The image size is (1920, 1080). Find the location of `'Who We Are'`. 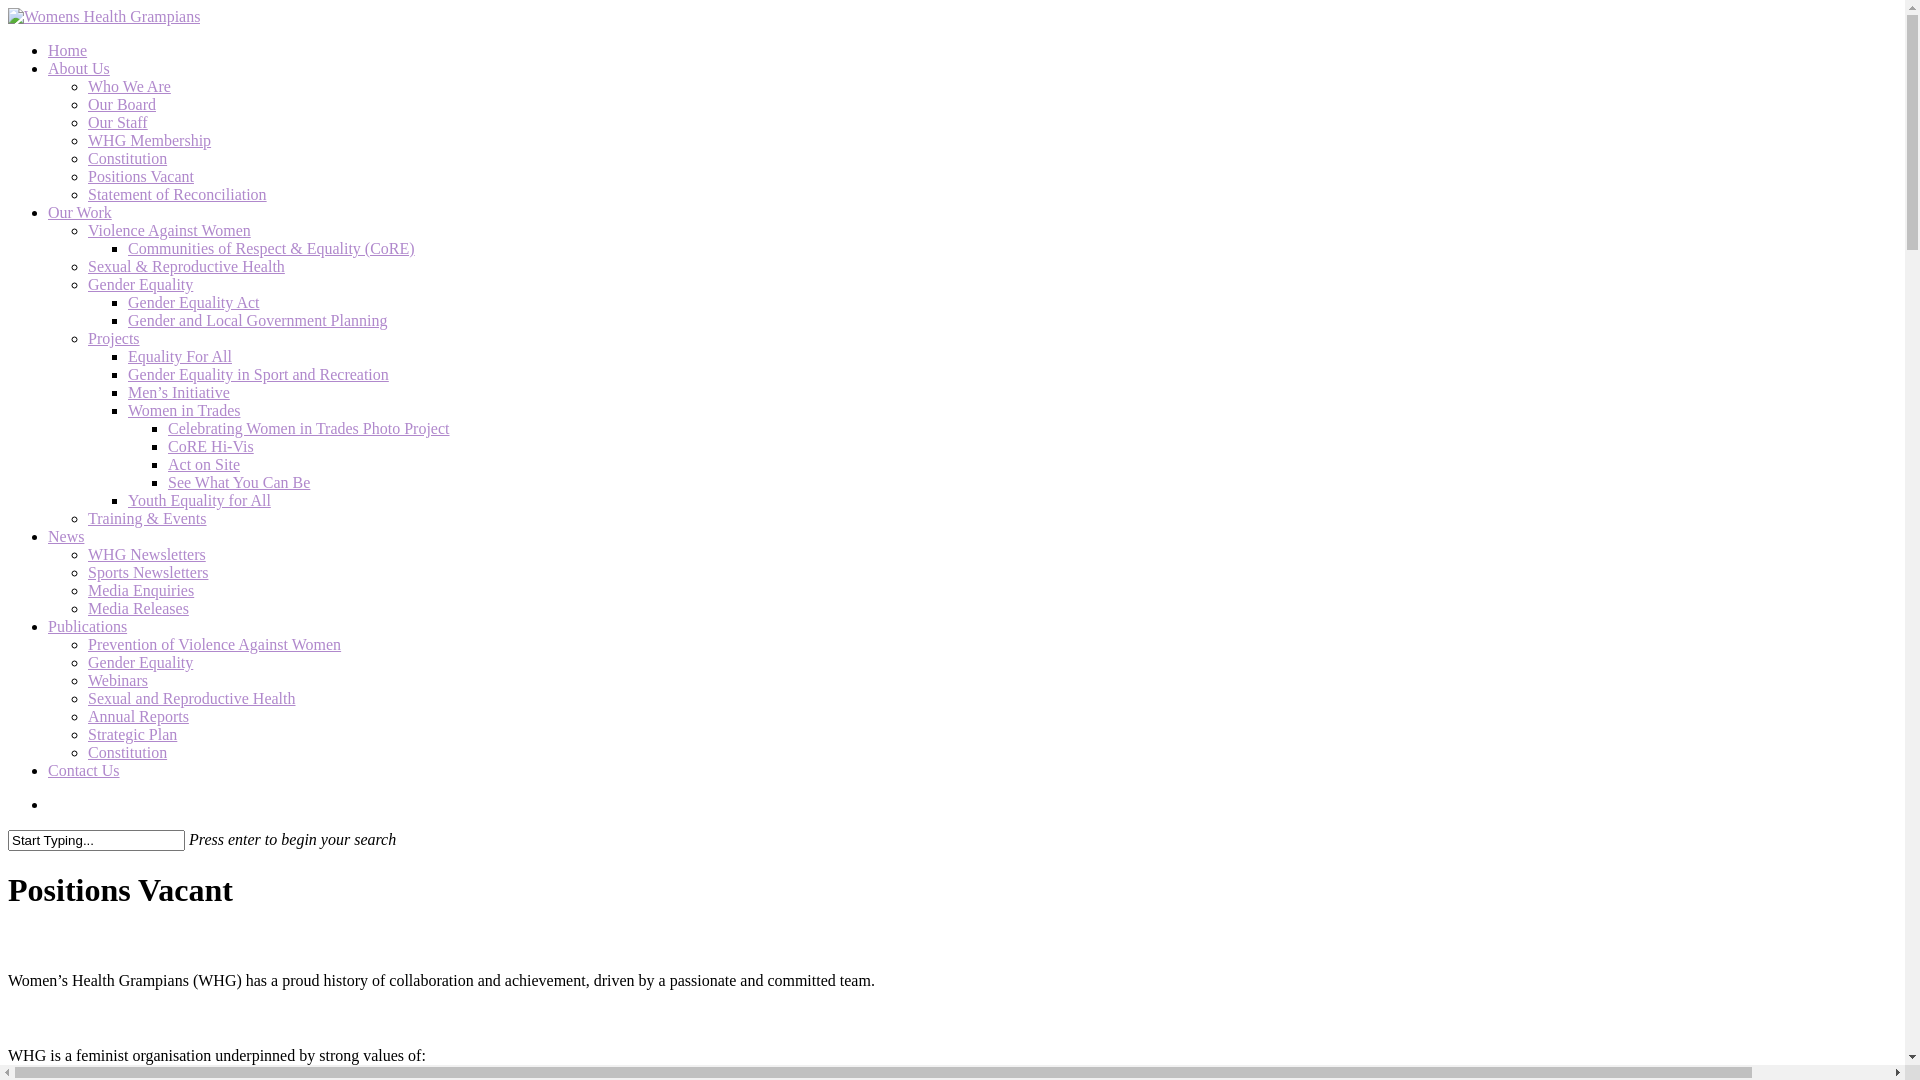

'Who We Are' is located at coordinates (128, 85).